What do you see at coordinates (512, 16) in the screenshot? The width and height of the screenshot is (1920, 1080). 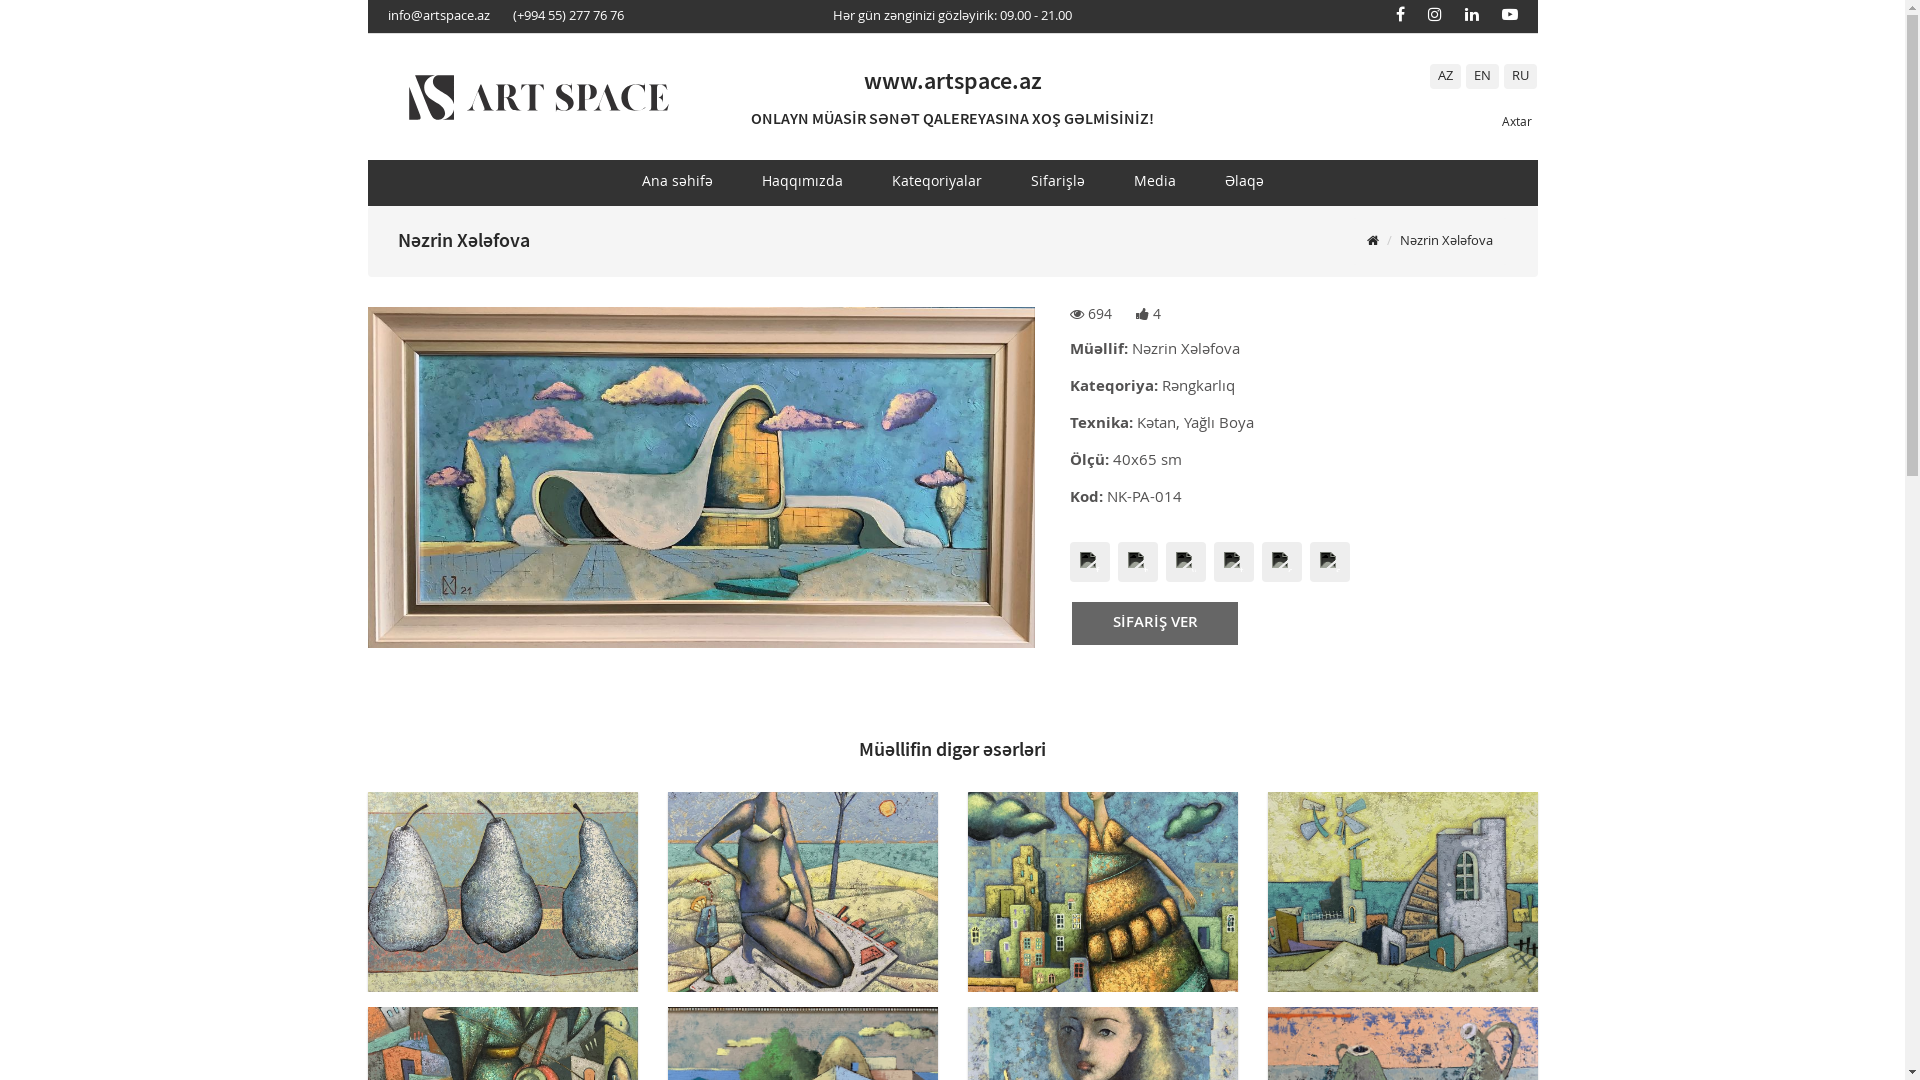 I see `'(+994 55) 277 76 76'` at bounding box center [512, 16].